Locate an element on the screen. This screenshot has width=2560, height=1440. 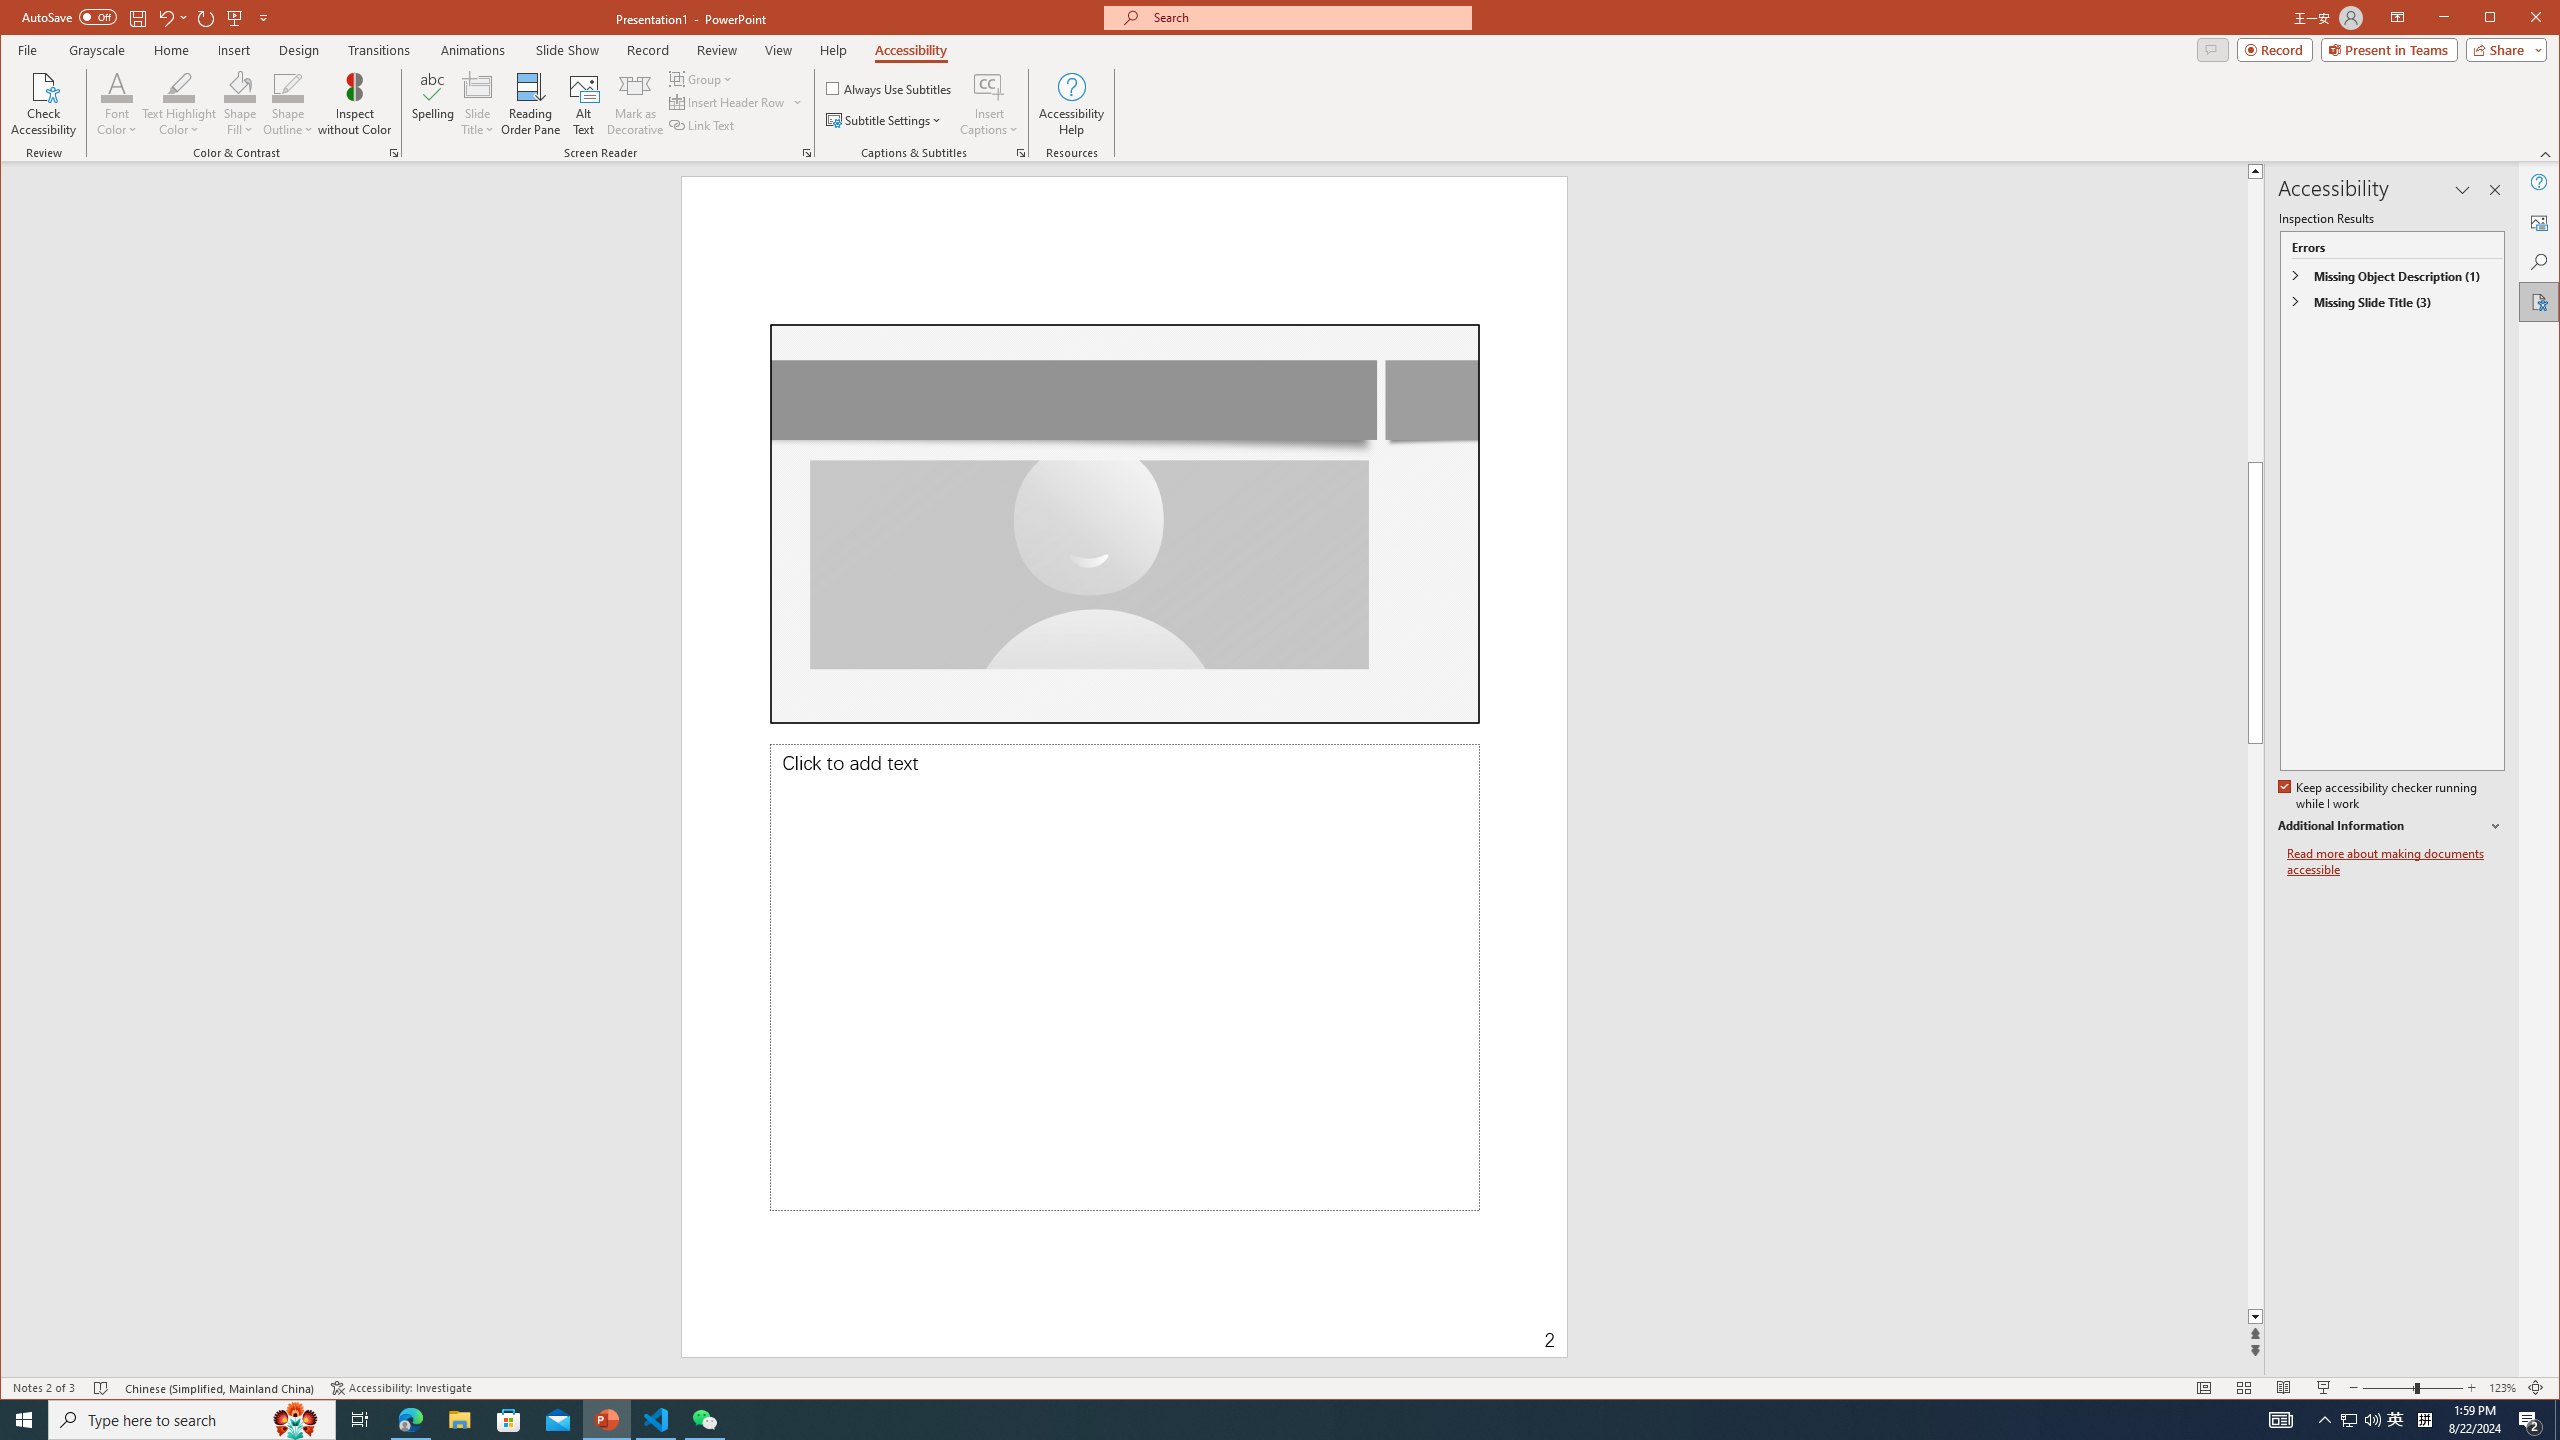
'Link Text' is located at coordinates (701, 125).